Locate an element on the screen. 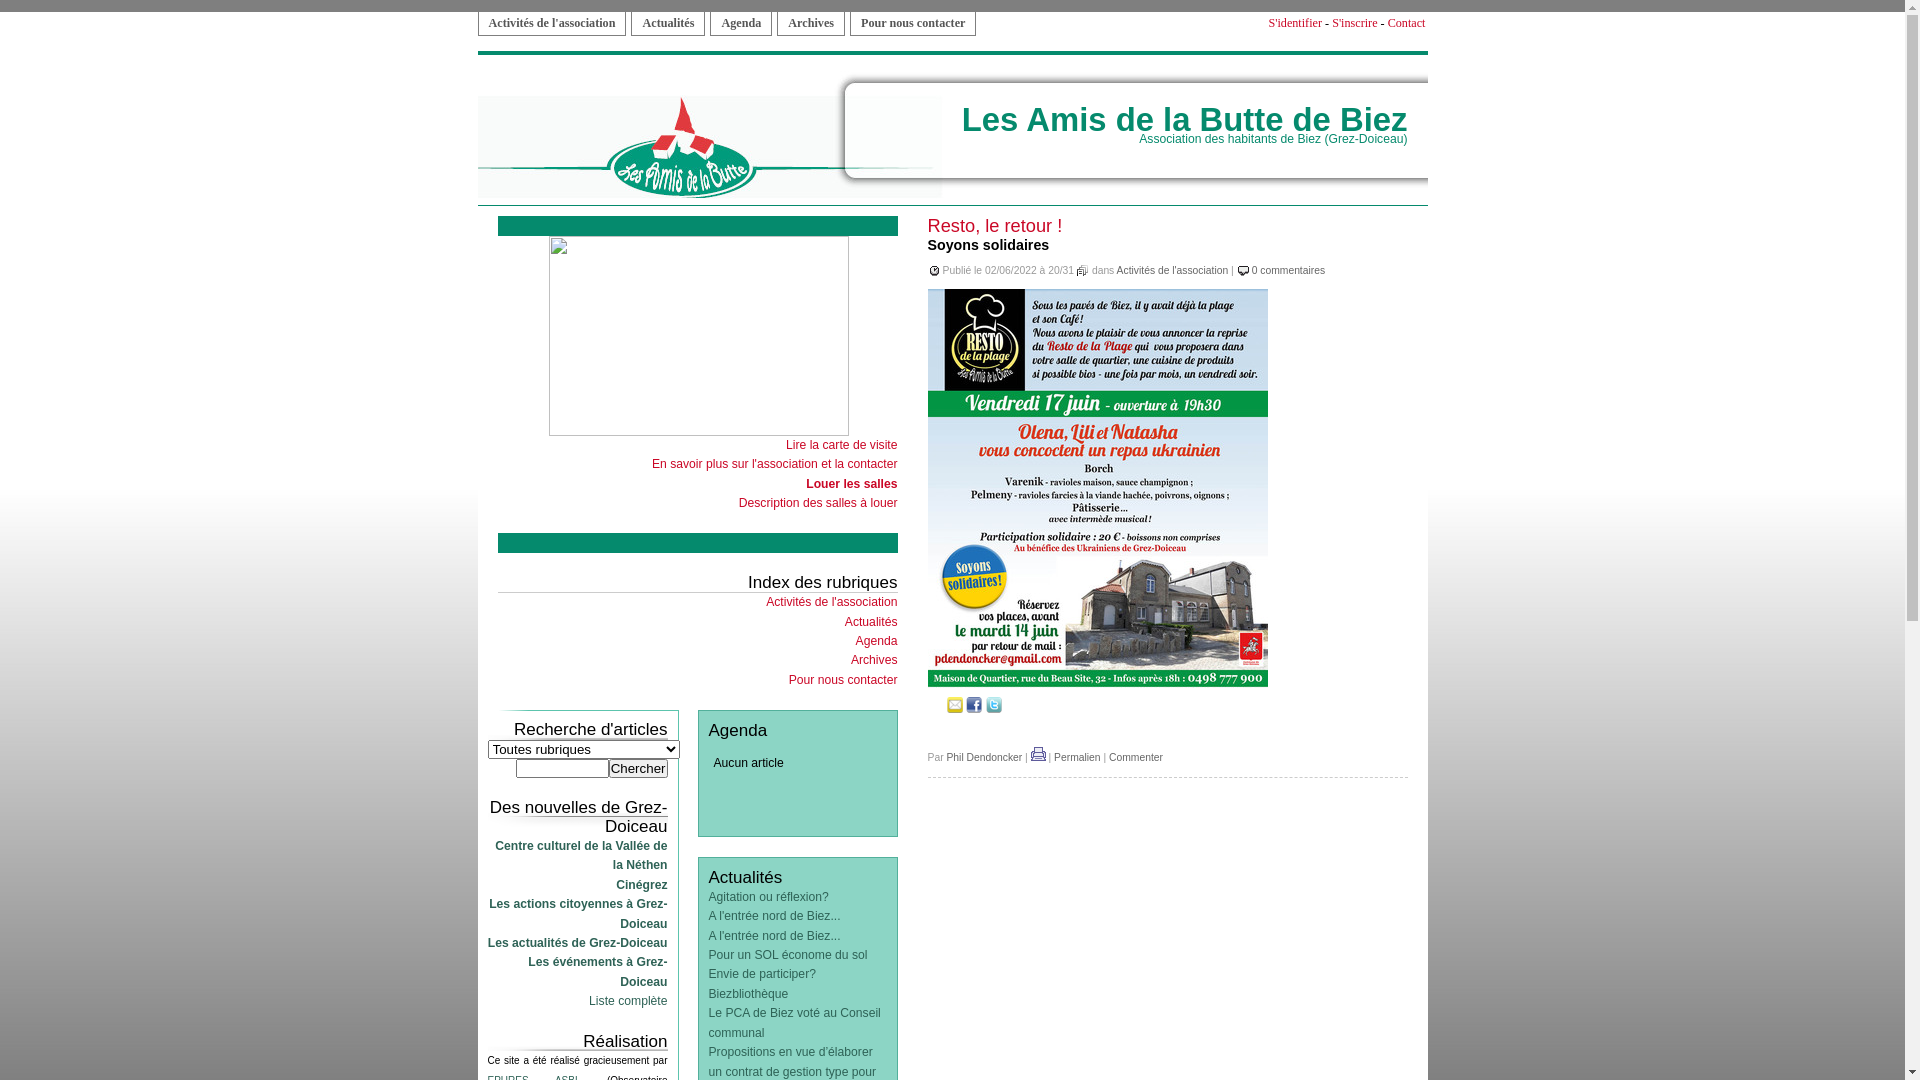  'Twitter' is located at coordinates (993, 708).